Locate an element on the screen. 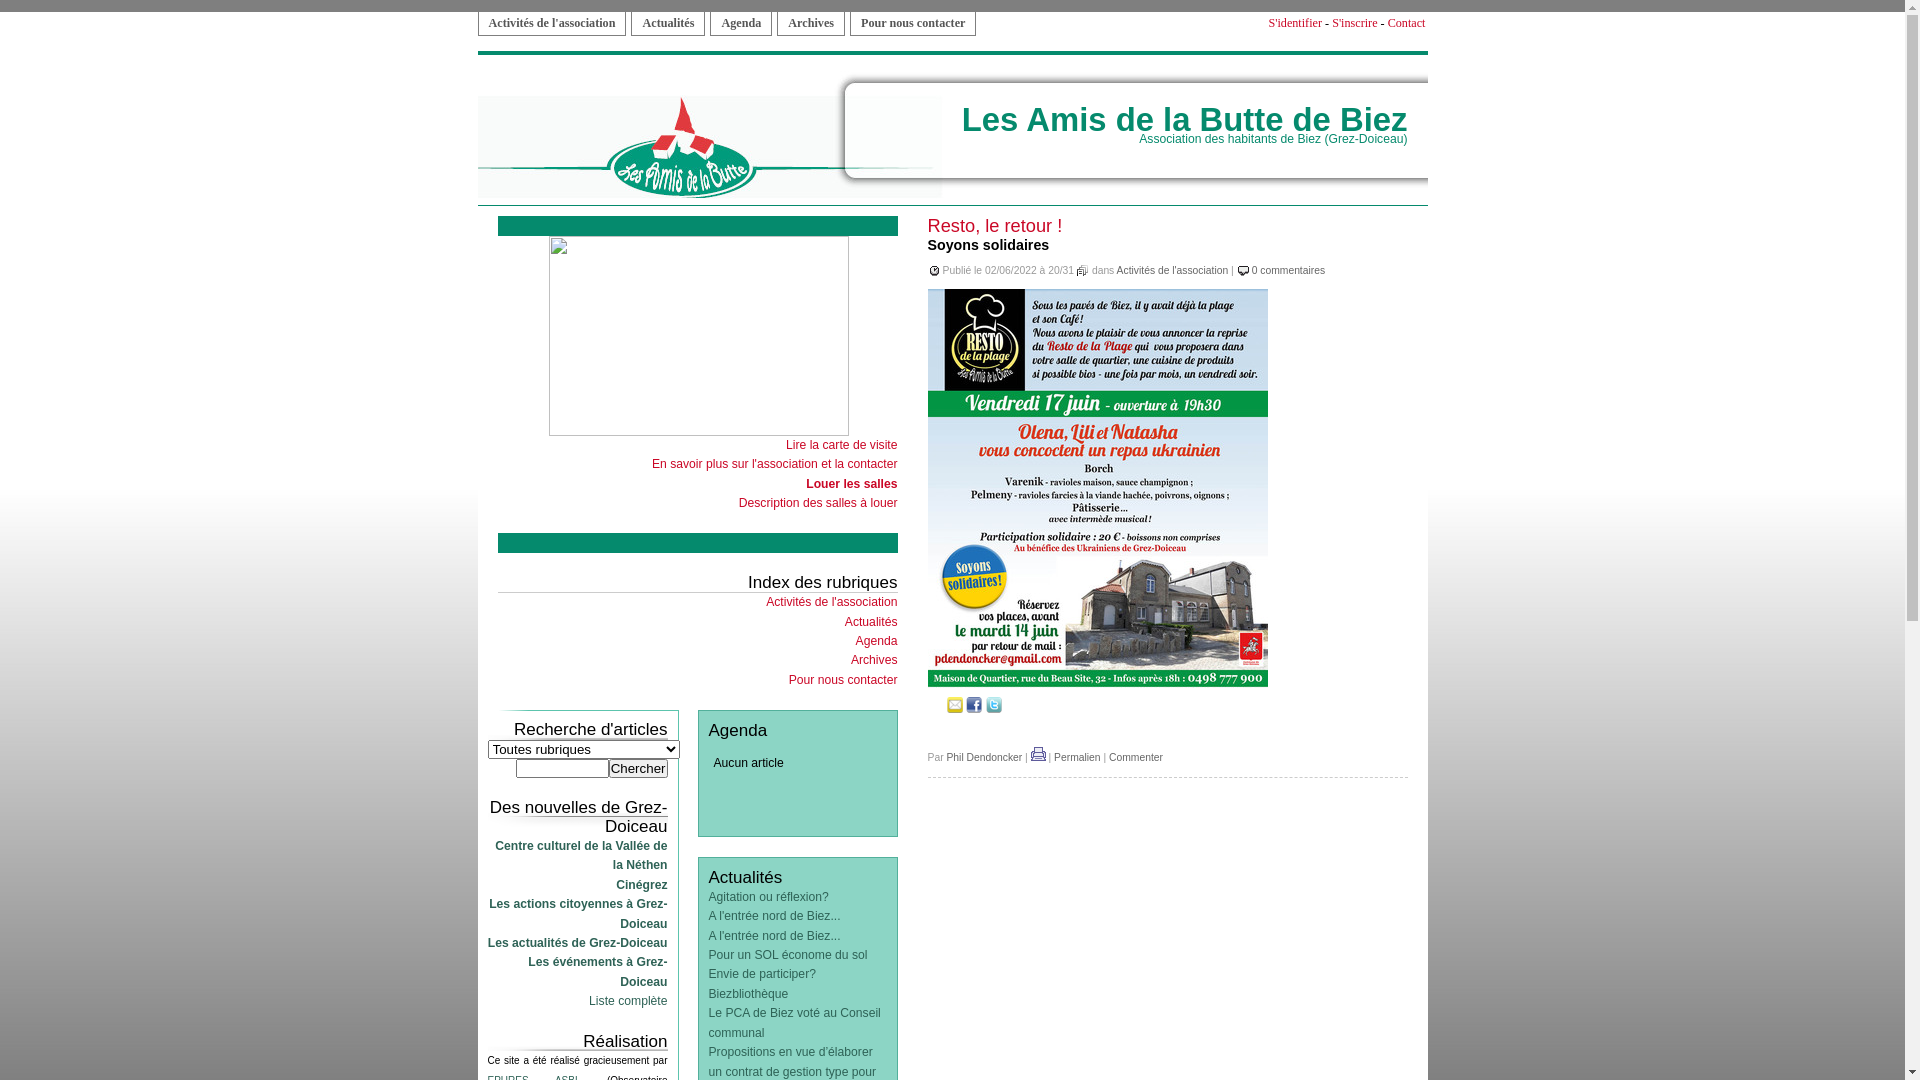  'Twitter' is located at coordinates (993, 708).